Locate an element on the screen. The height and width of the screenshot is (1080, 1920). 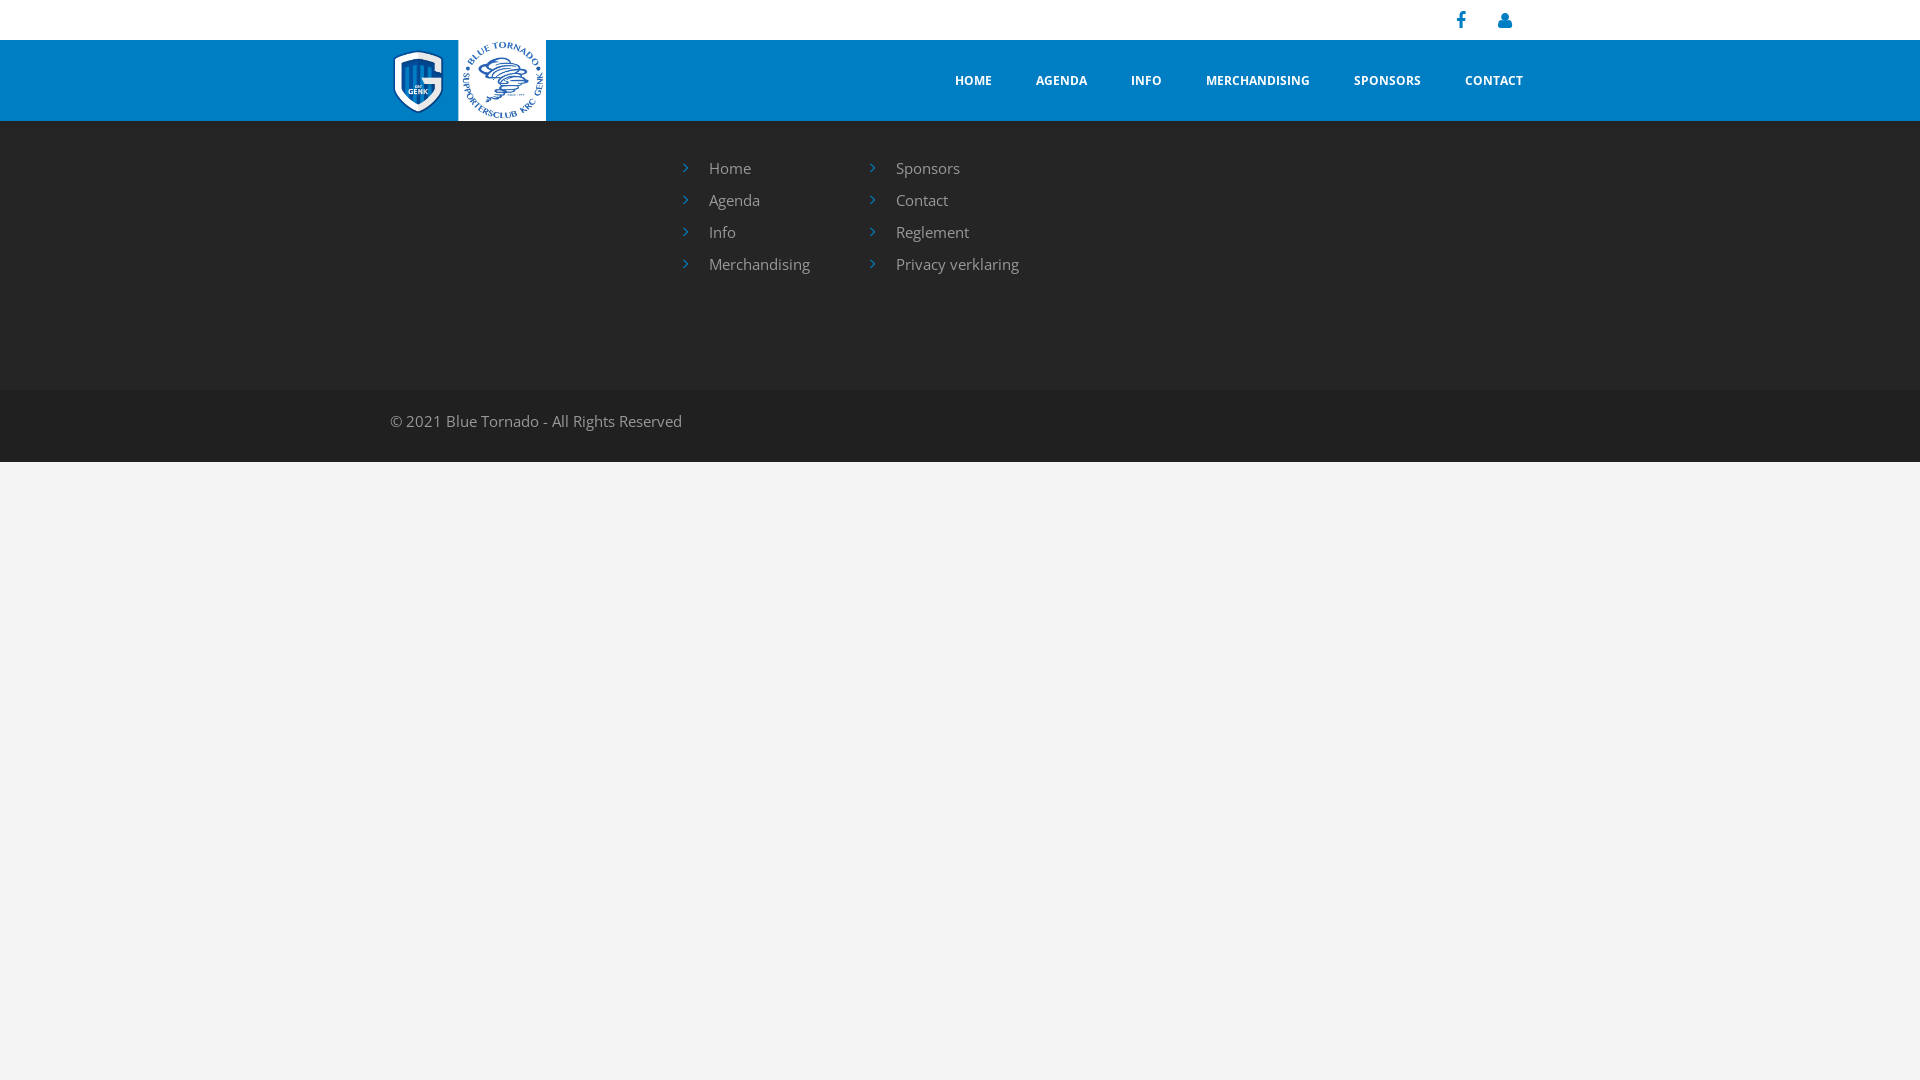
'Reglement' is located at coordinates (931, 230).